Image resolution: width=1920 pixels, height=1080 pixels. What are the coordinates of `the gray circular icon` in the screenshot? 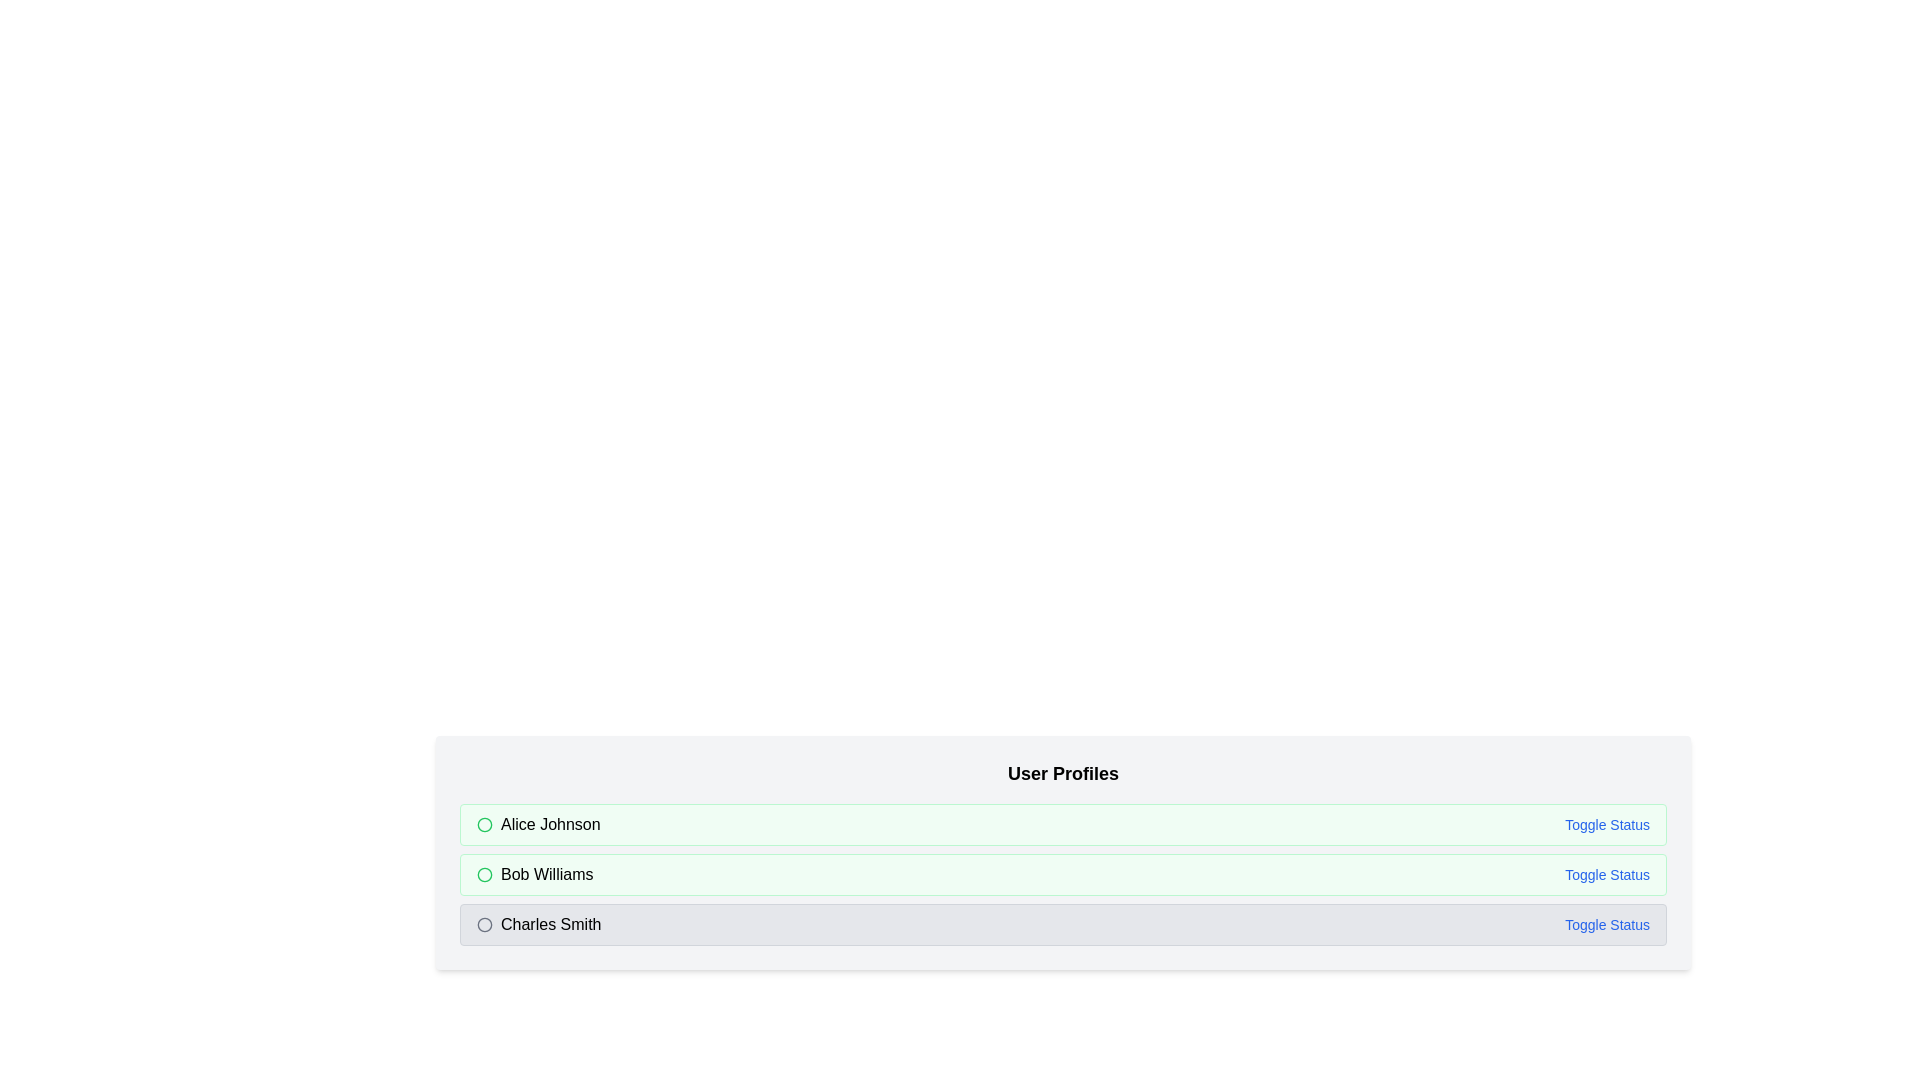 It's located at (484, 925).